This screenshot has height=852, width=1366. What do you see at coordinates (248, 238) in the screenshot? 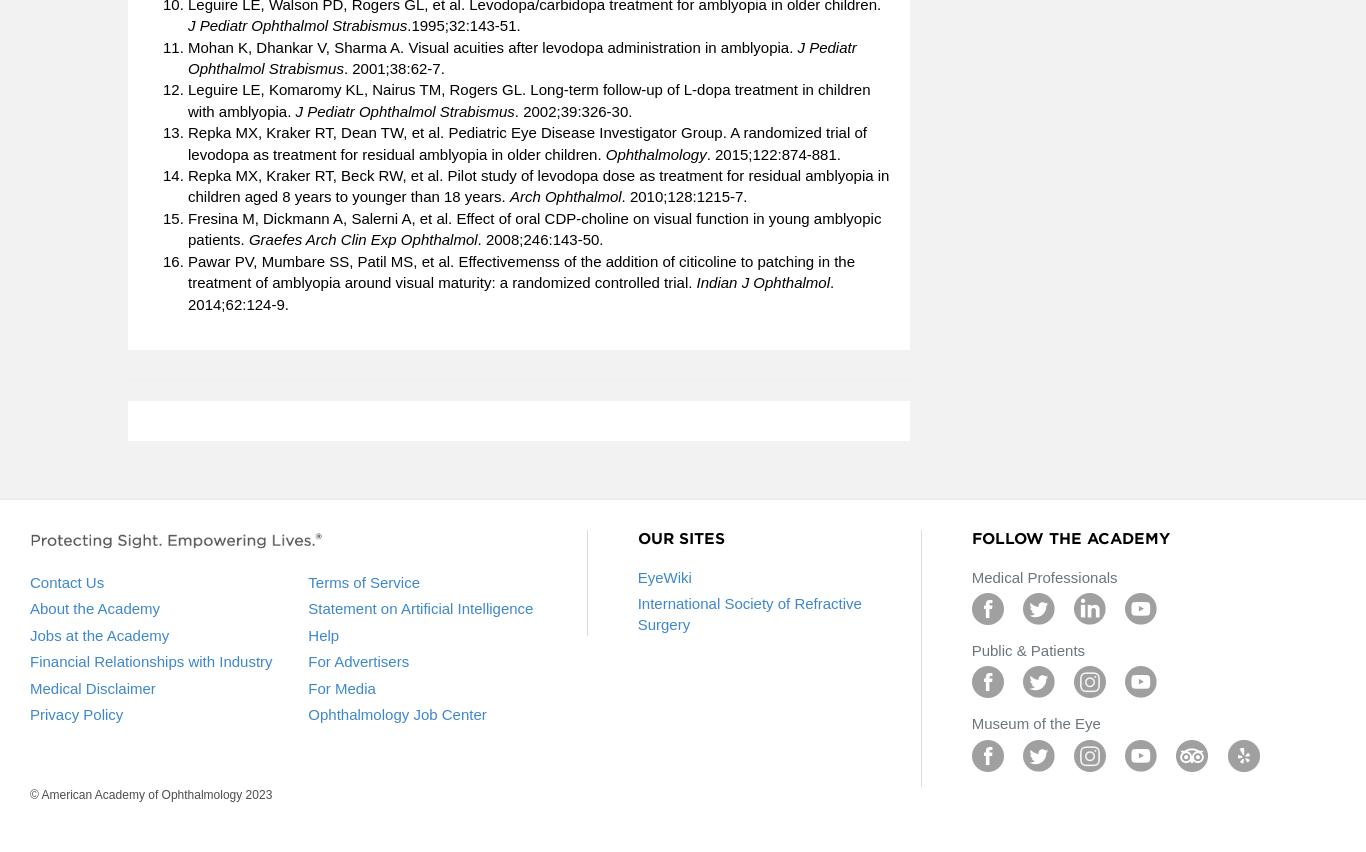
I see `'Graefes Arch Clin Exp Ophthalmol'` at bounding box center [248, 238].